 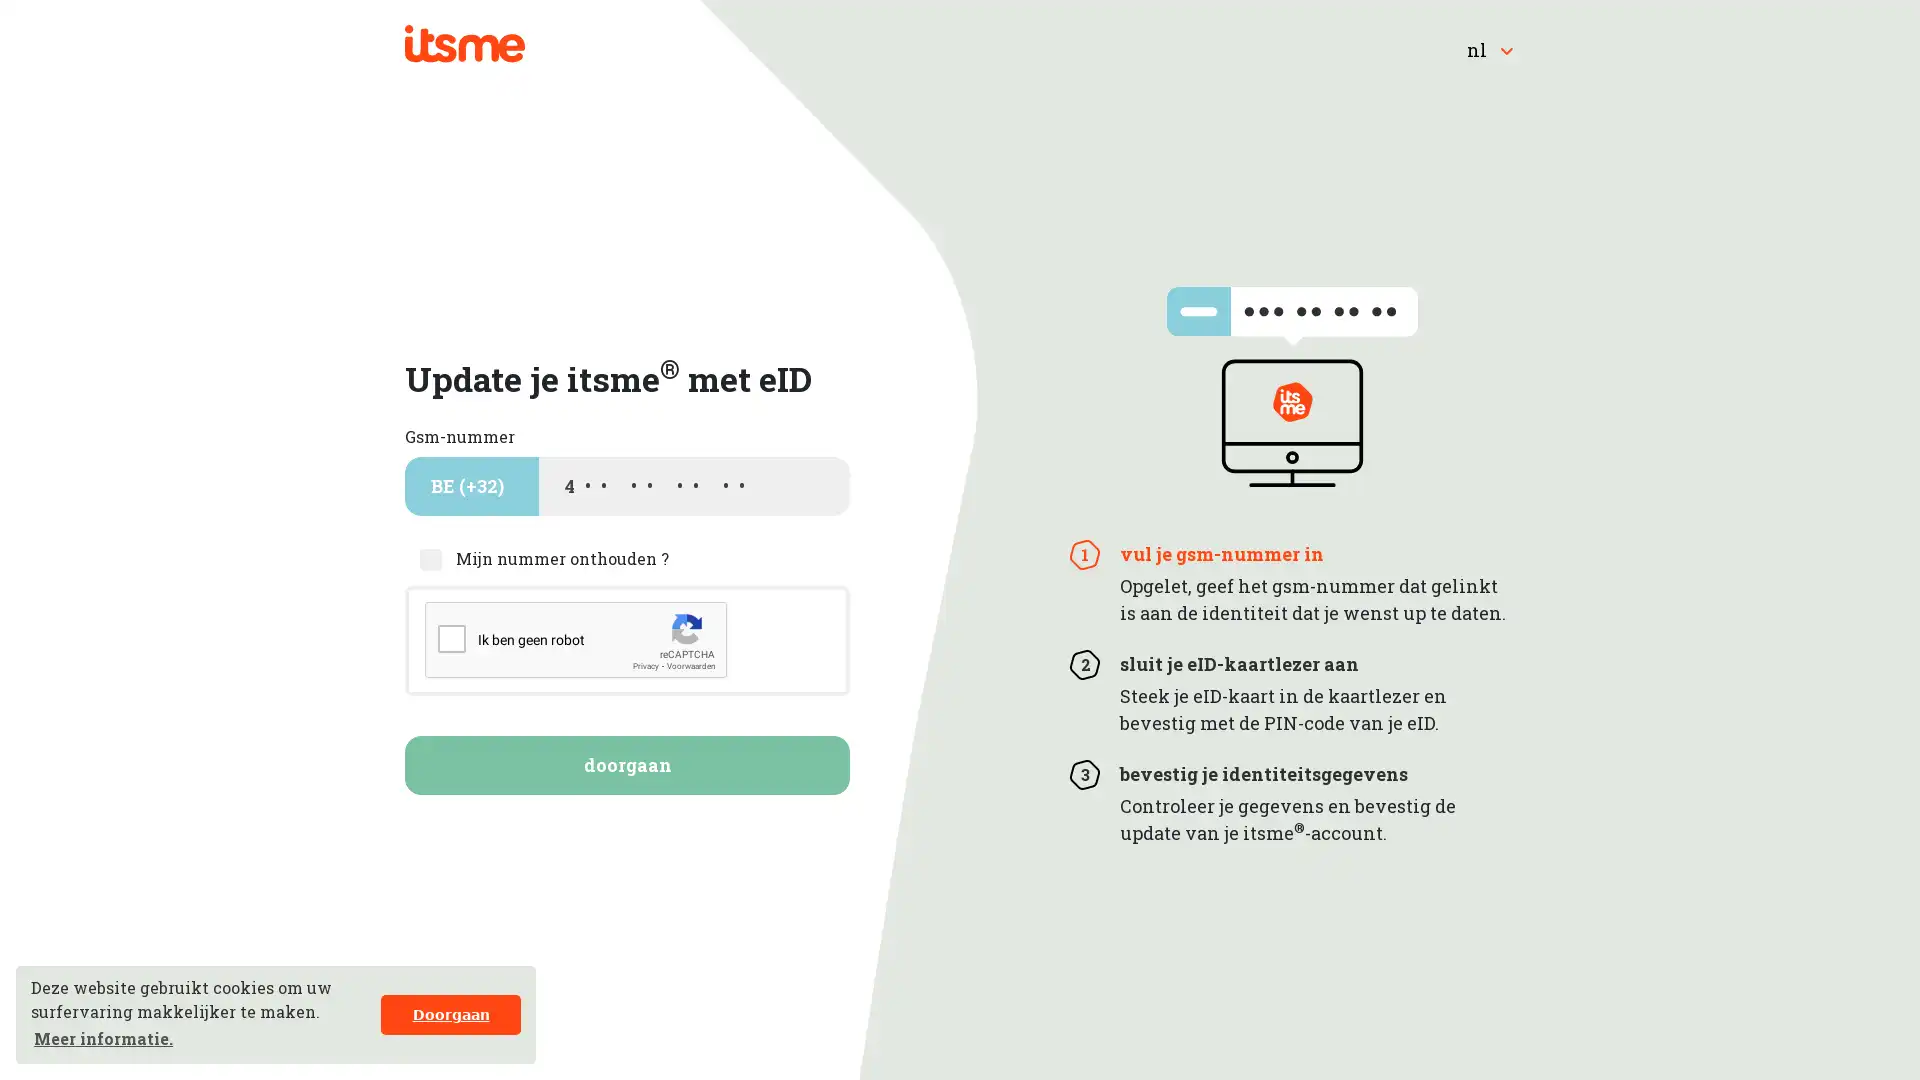 I want to click on learn more about cookies, so click(x=102, y=1037).